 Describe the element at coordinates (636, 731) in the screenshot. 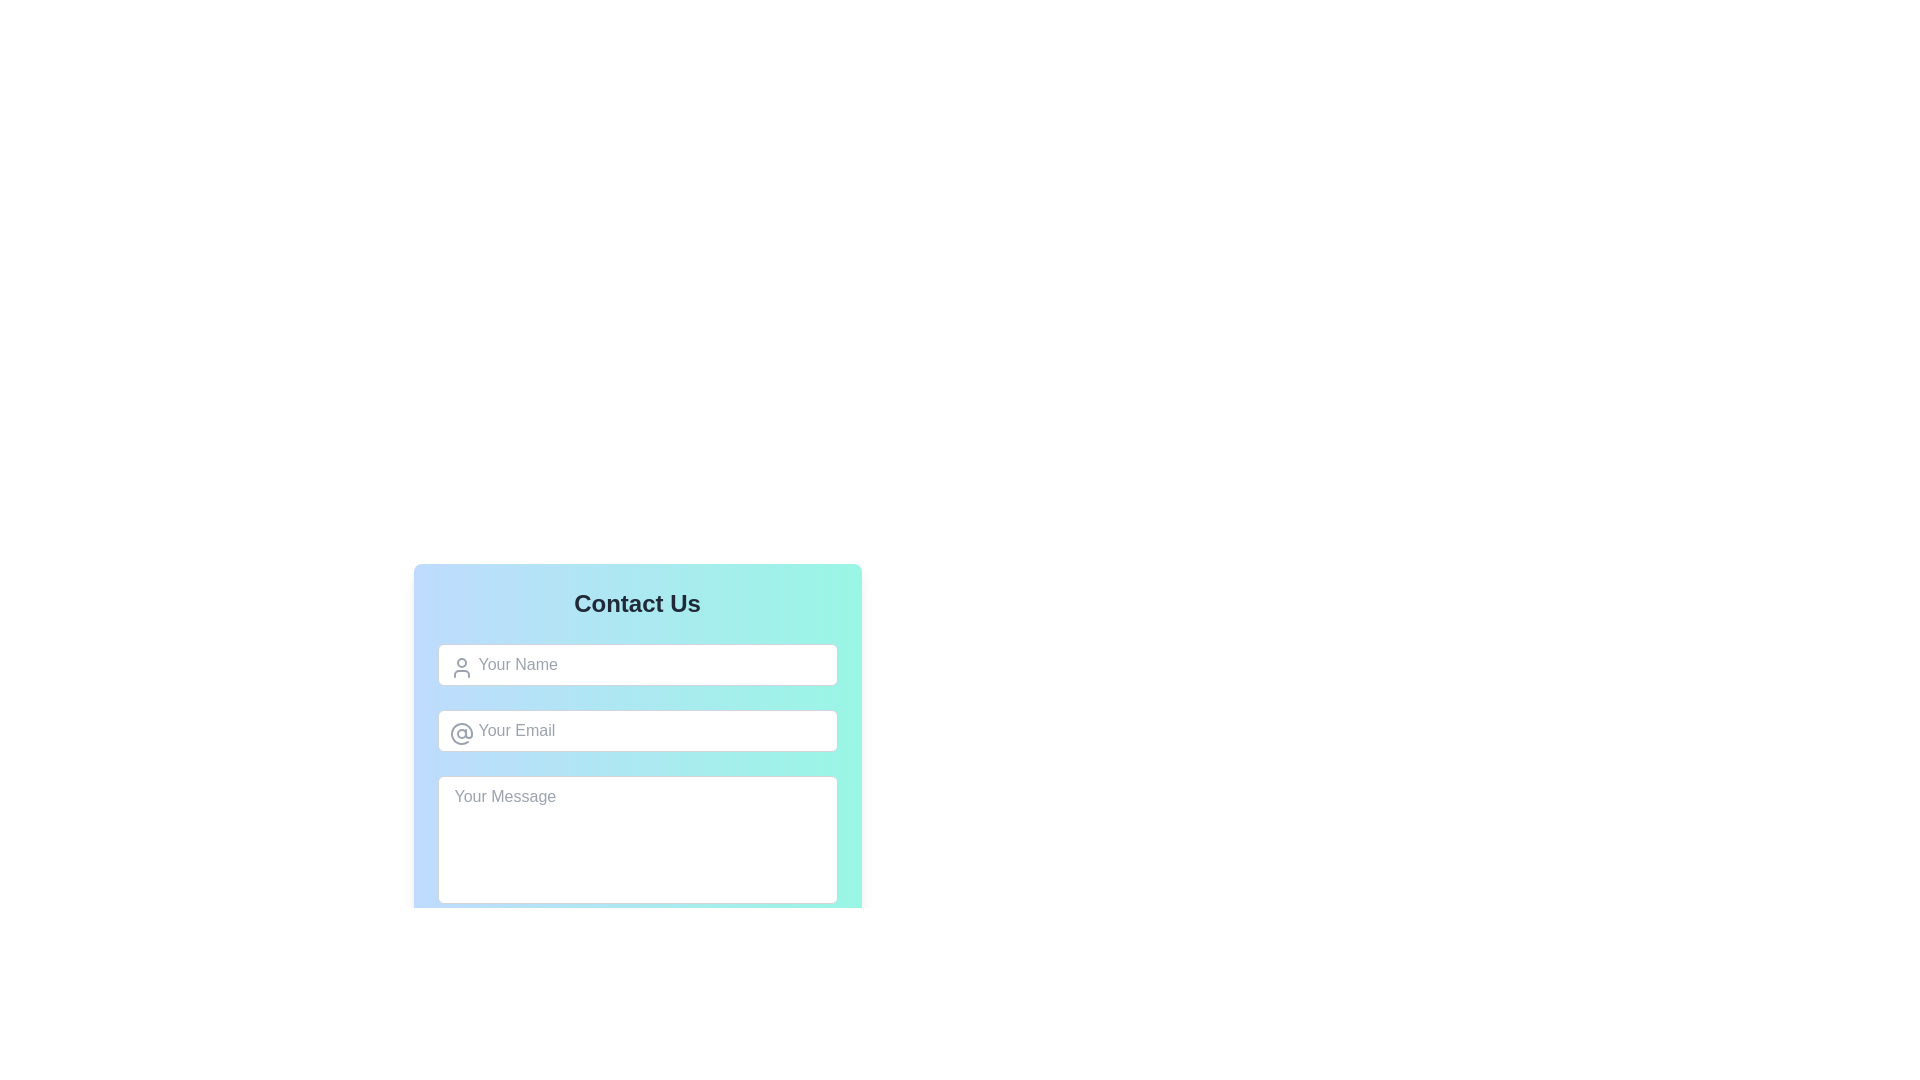

I see `the email input field in the 'Contact Us' form by using the tab key` at that location.